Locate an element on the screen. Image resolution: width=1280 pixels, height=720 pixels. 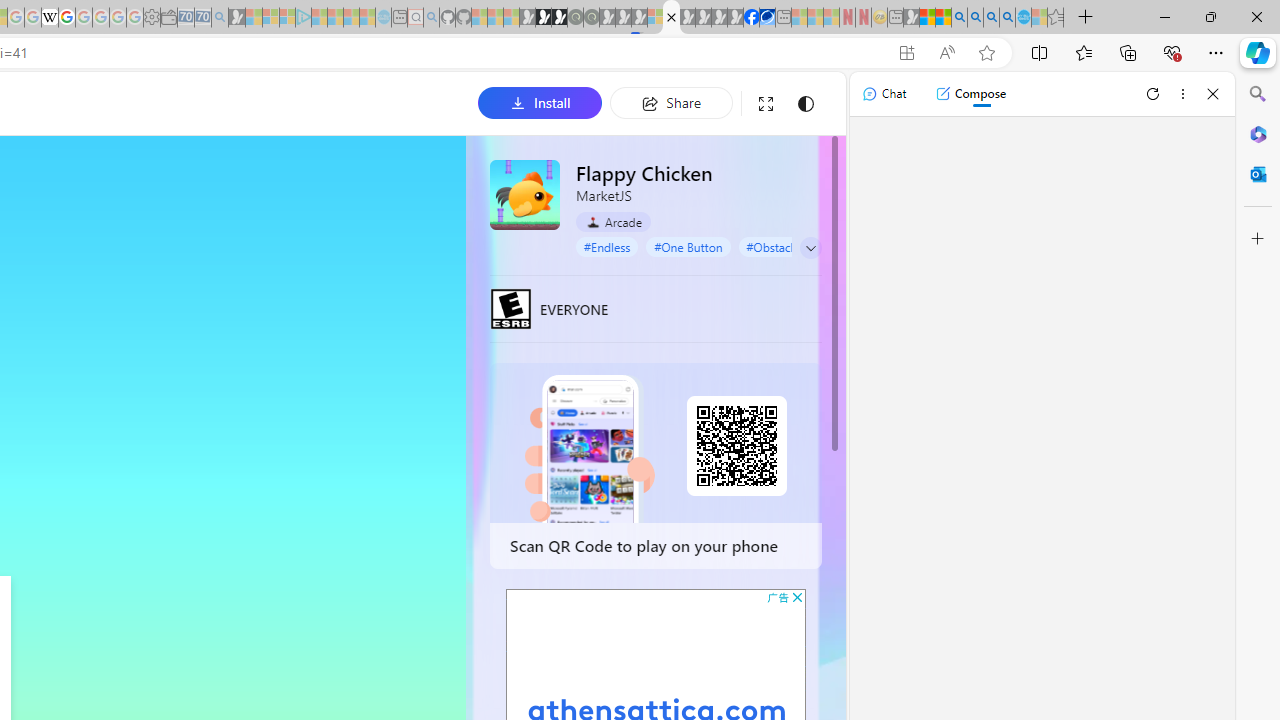
'Flappy Chicken' is located at coordinates (525, 194).